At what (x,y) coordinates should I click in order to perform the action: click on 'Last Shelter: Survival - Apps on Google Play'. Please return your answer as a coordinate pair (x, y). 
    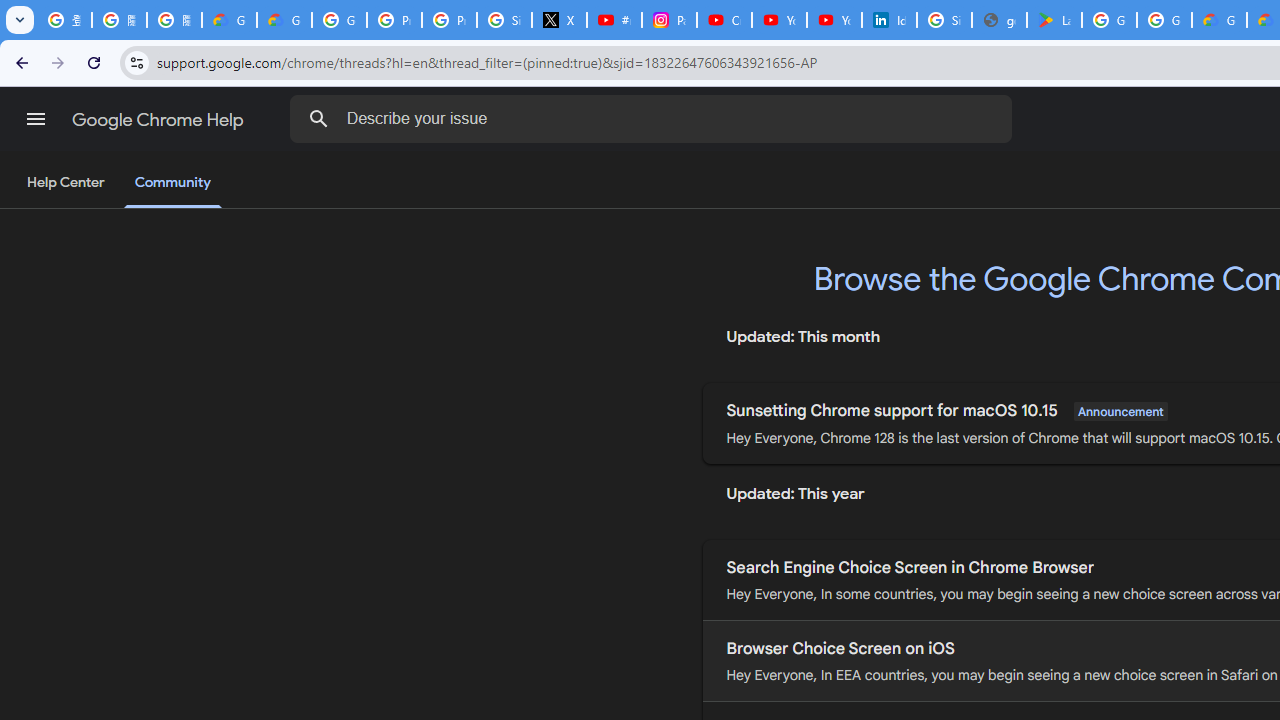
    Looking at the image, I should click on (1053, 20).